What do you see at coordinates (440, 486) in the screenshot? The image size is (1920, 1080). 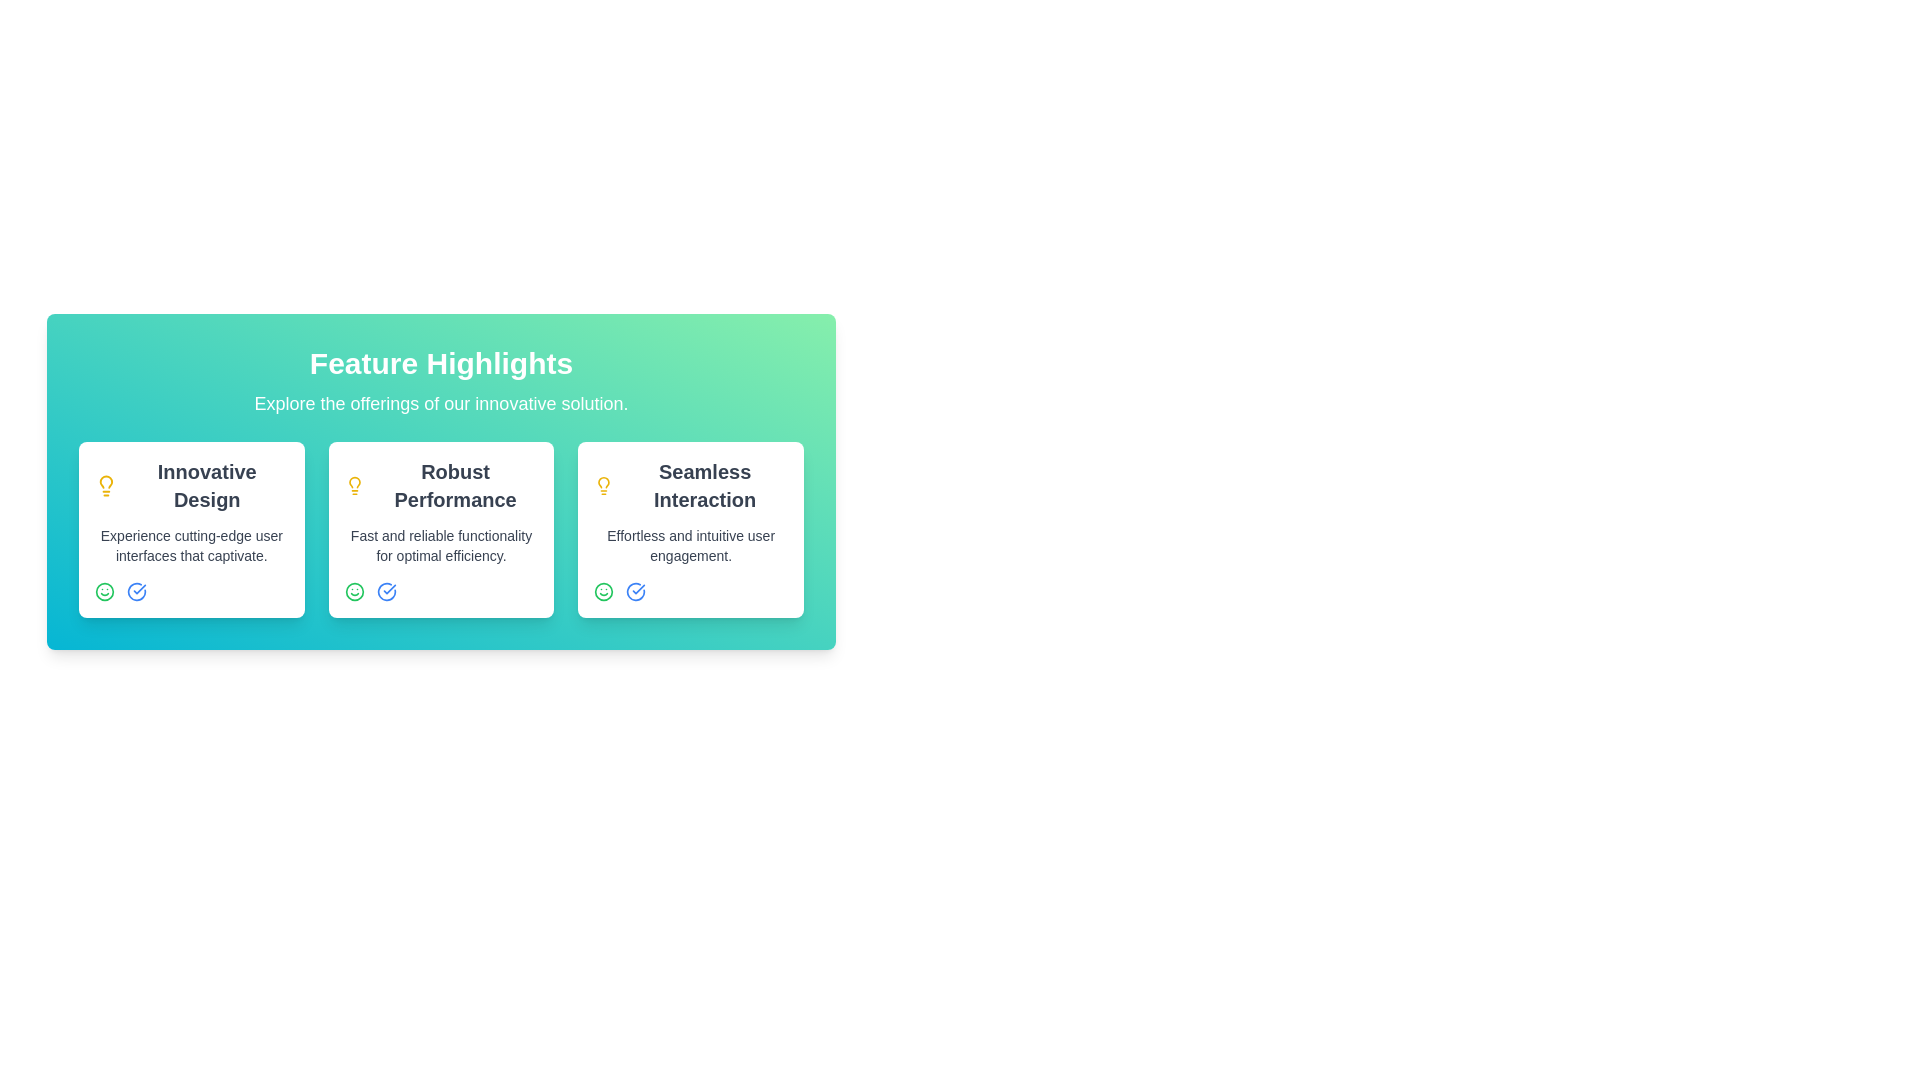 I see `bold text label 'Robust Performance' accompanied by the yellow lightbulb icon, located at the top section of the central card within a horizontally arranged trio in the grid` at bounding box center [440, 486].